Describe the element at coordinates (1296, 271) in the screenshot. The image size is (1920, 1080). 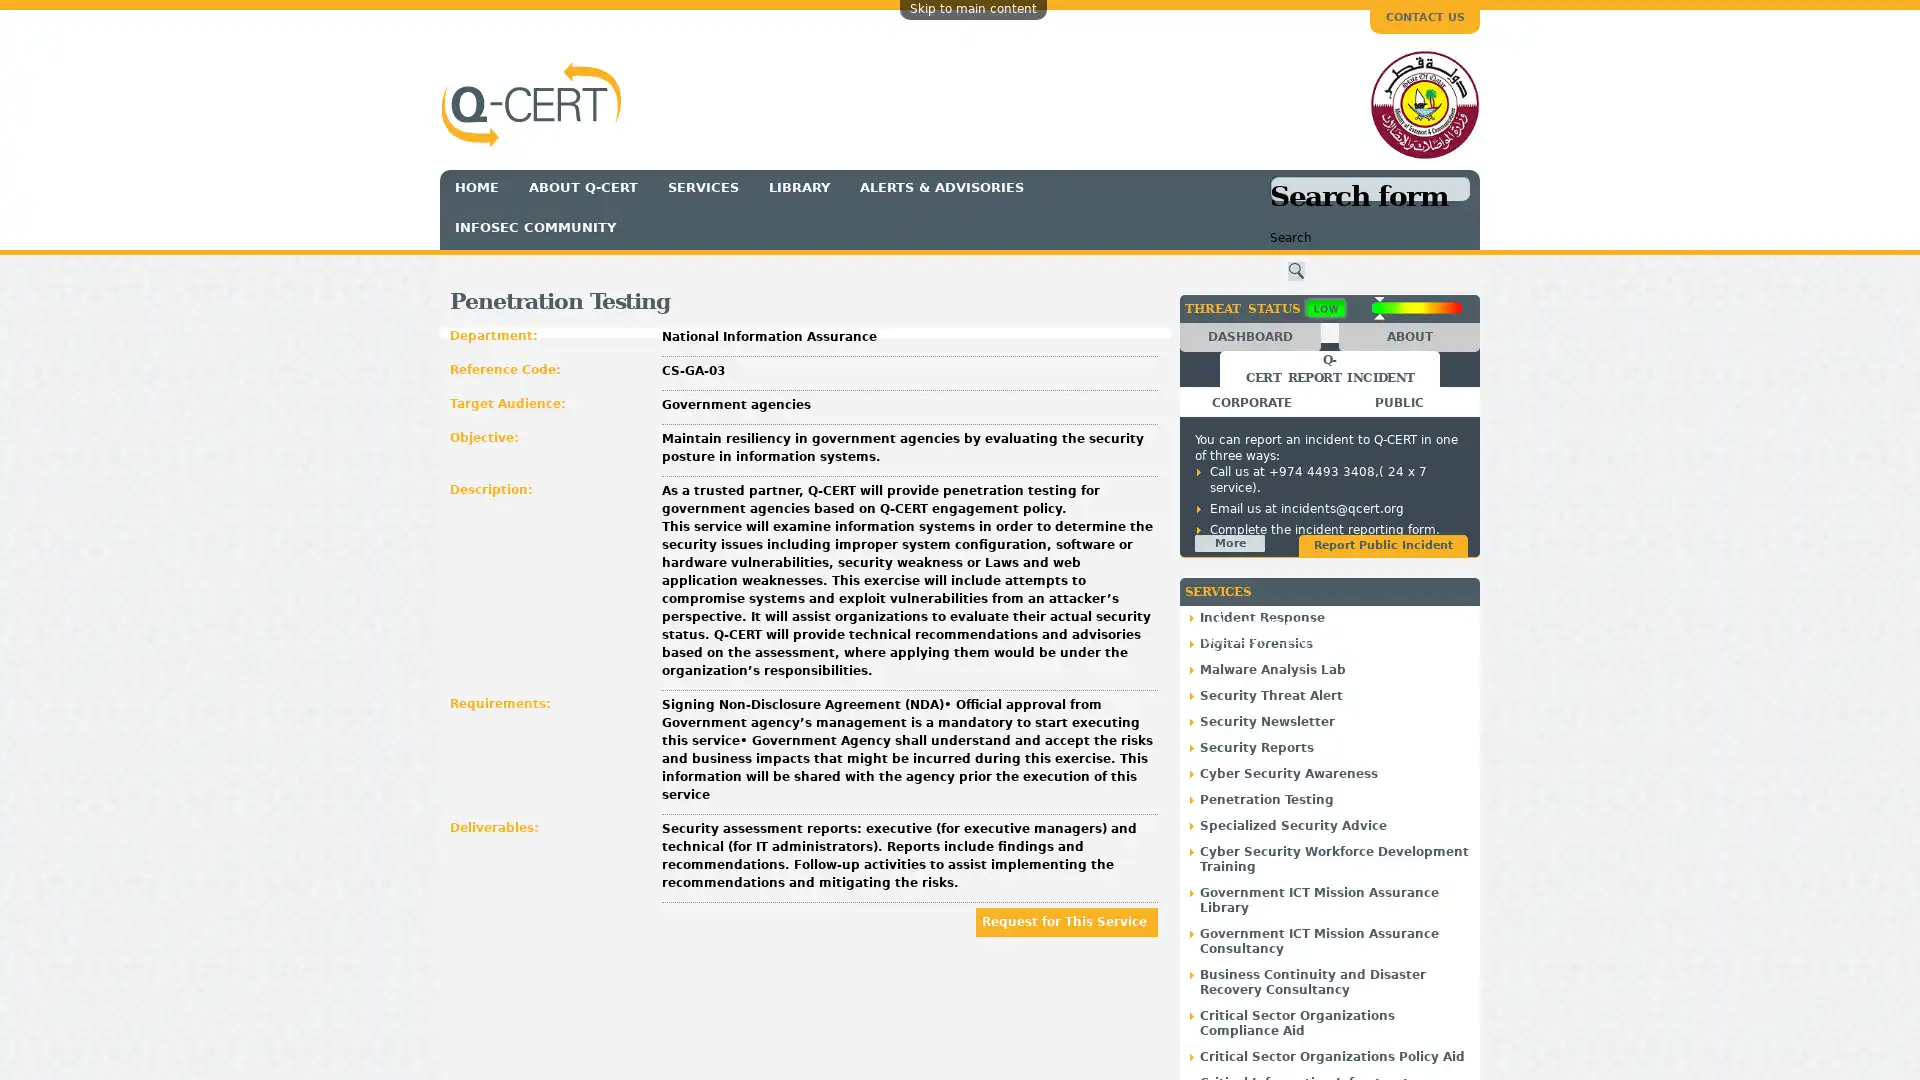
I see `Search` at that location.